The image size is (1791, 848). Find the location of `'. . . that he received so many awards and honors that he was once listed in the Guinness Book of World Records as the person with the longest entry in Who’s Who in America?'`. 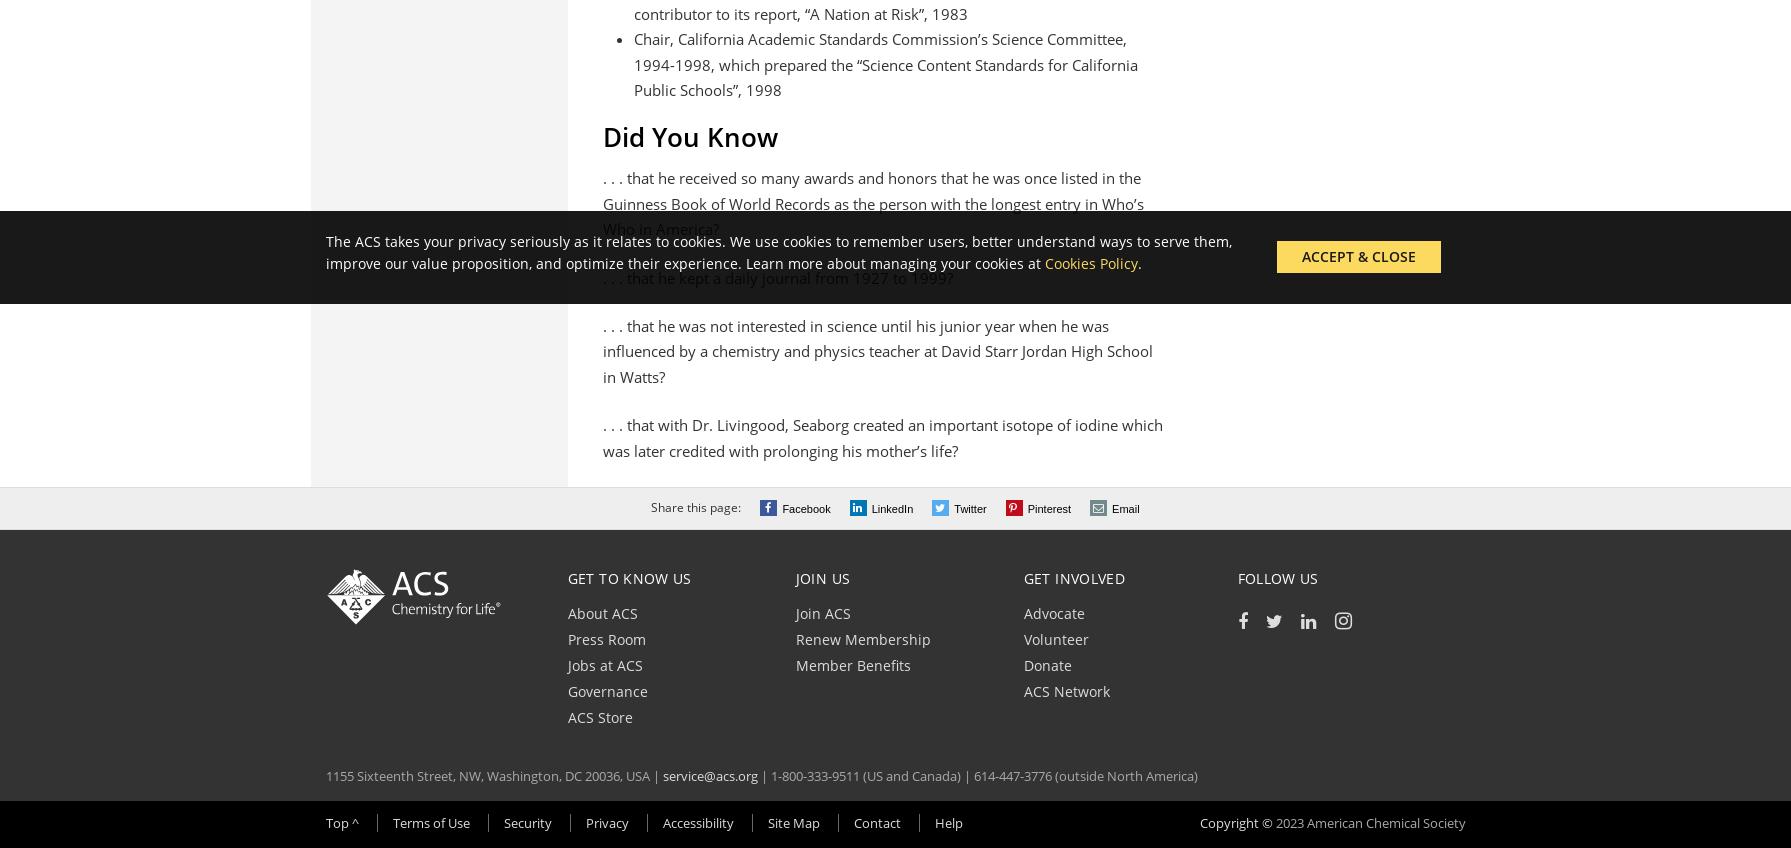

'. . . that he received so many awards and honors that he was once listed in the Guinness Book of World Records as the person with the longest entry in Who’s Who in America?' is located at coordinates (873, 203).